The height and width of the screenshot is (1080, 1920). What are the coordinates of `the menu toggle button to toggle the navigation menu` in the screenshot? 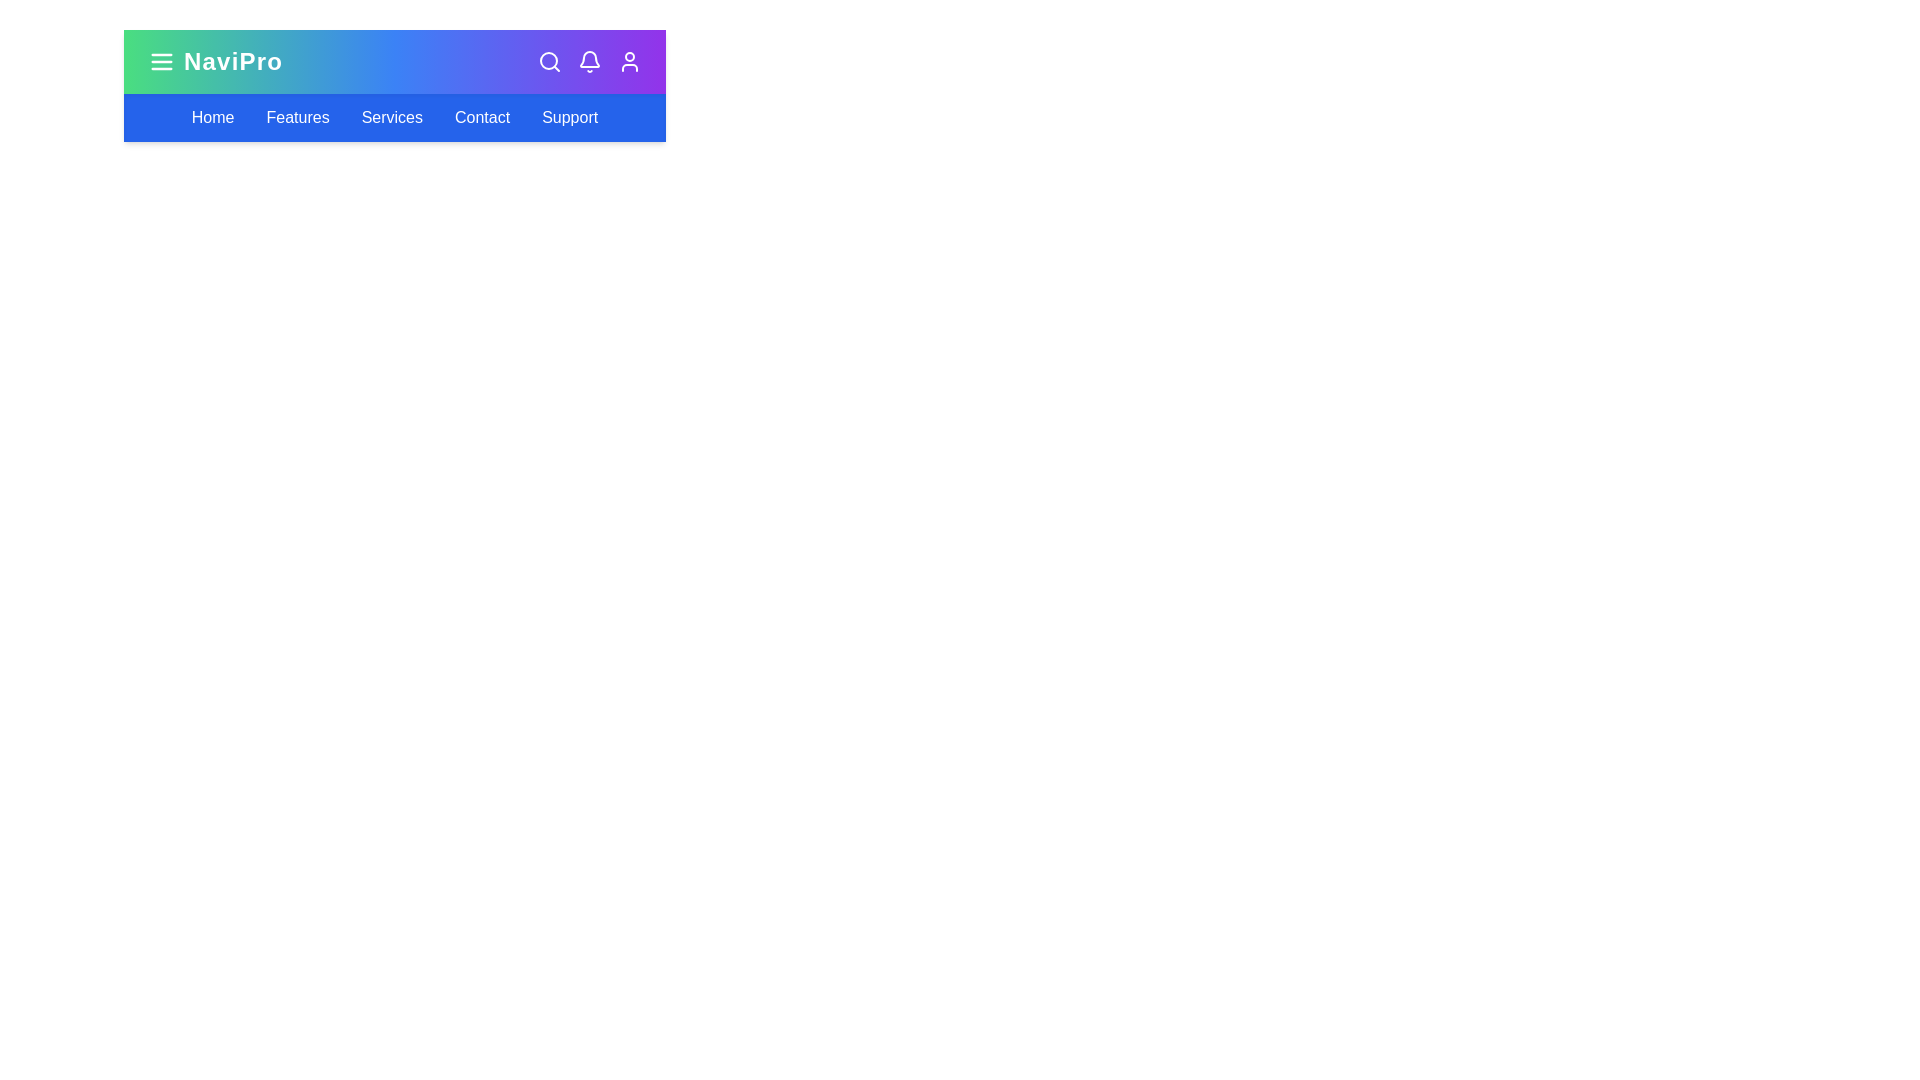 It's located at (162, 60).